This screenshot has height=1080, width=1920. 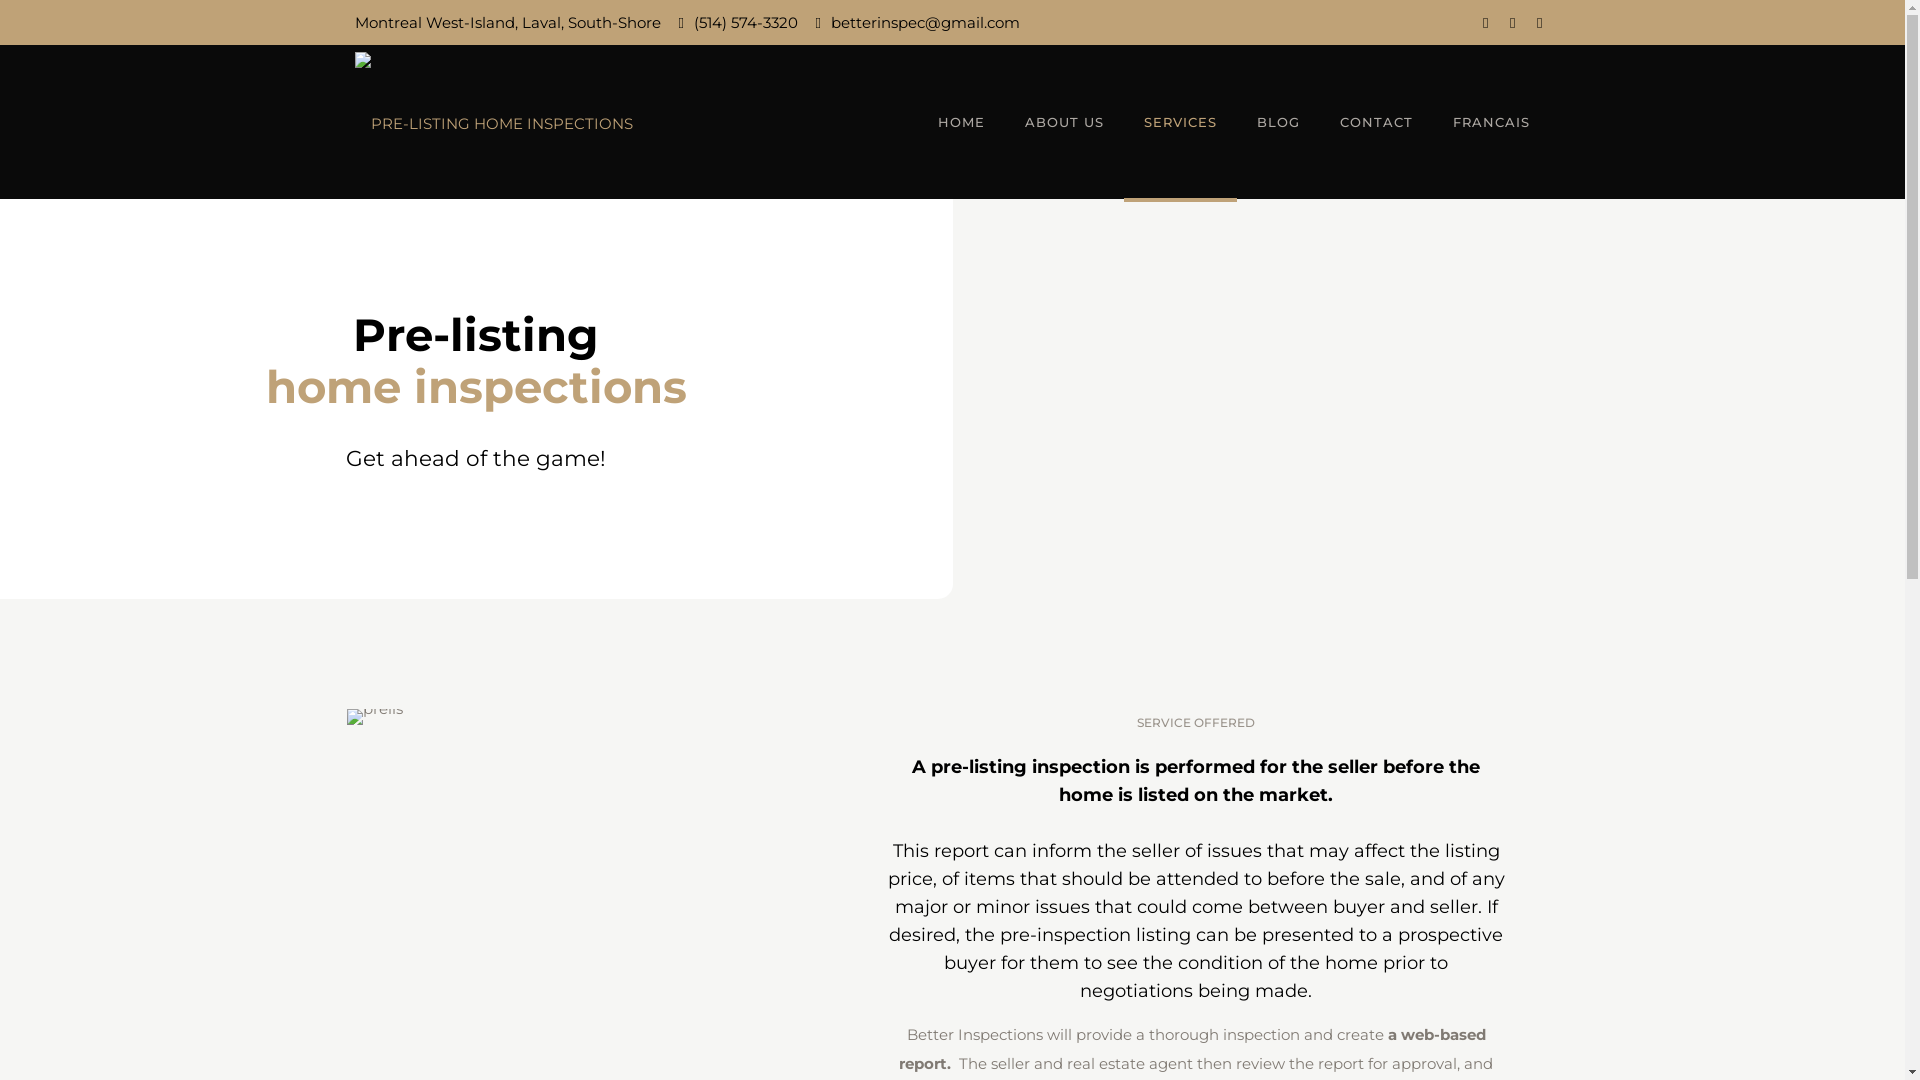 I want to click on 'ABOUT US', so click(x=1004, y=121).